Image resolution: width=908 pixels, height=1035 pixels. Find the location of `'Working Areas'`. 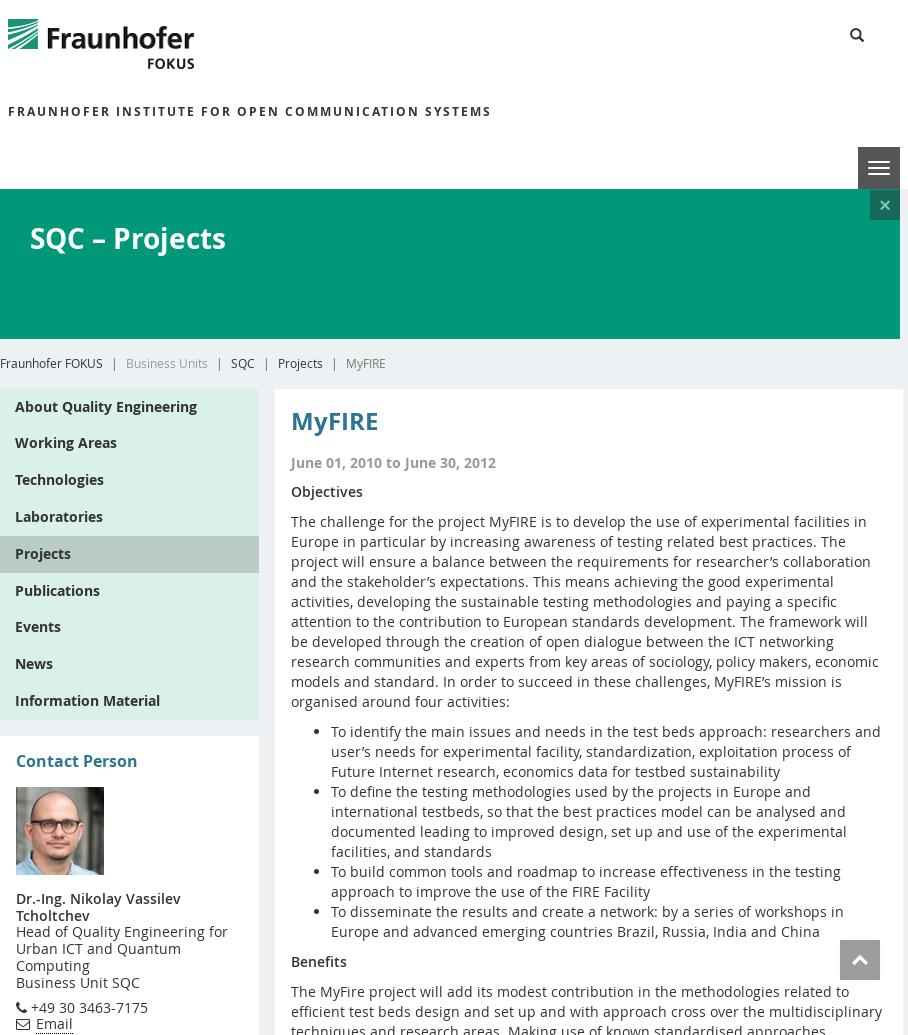

'Working Areas' is located at coordinates (66, 442).